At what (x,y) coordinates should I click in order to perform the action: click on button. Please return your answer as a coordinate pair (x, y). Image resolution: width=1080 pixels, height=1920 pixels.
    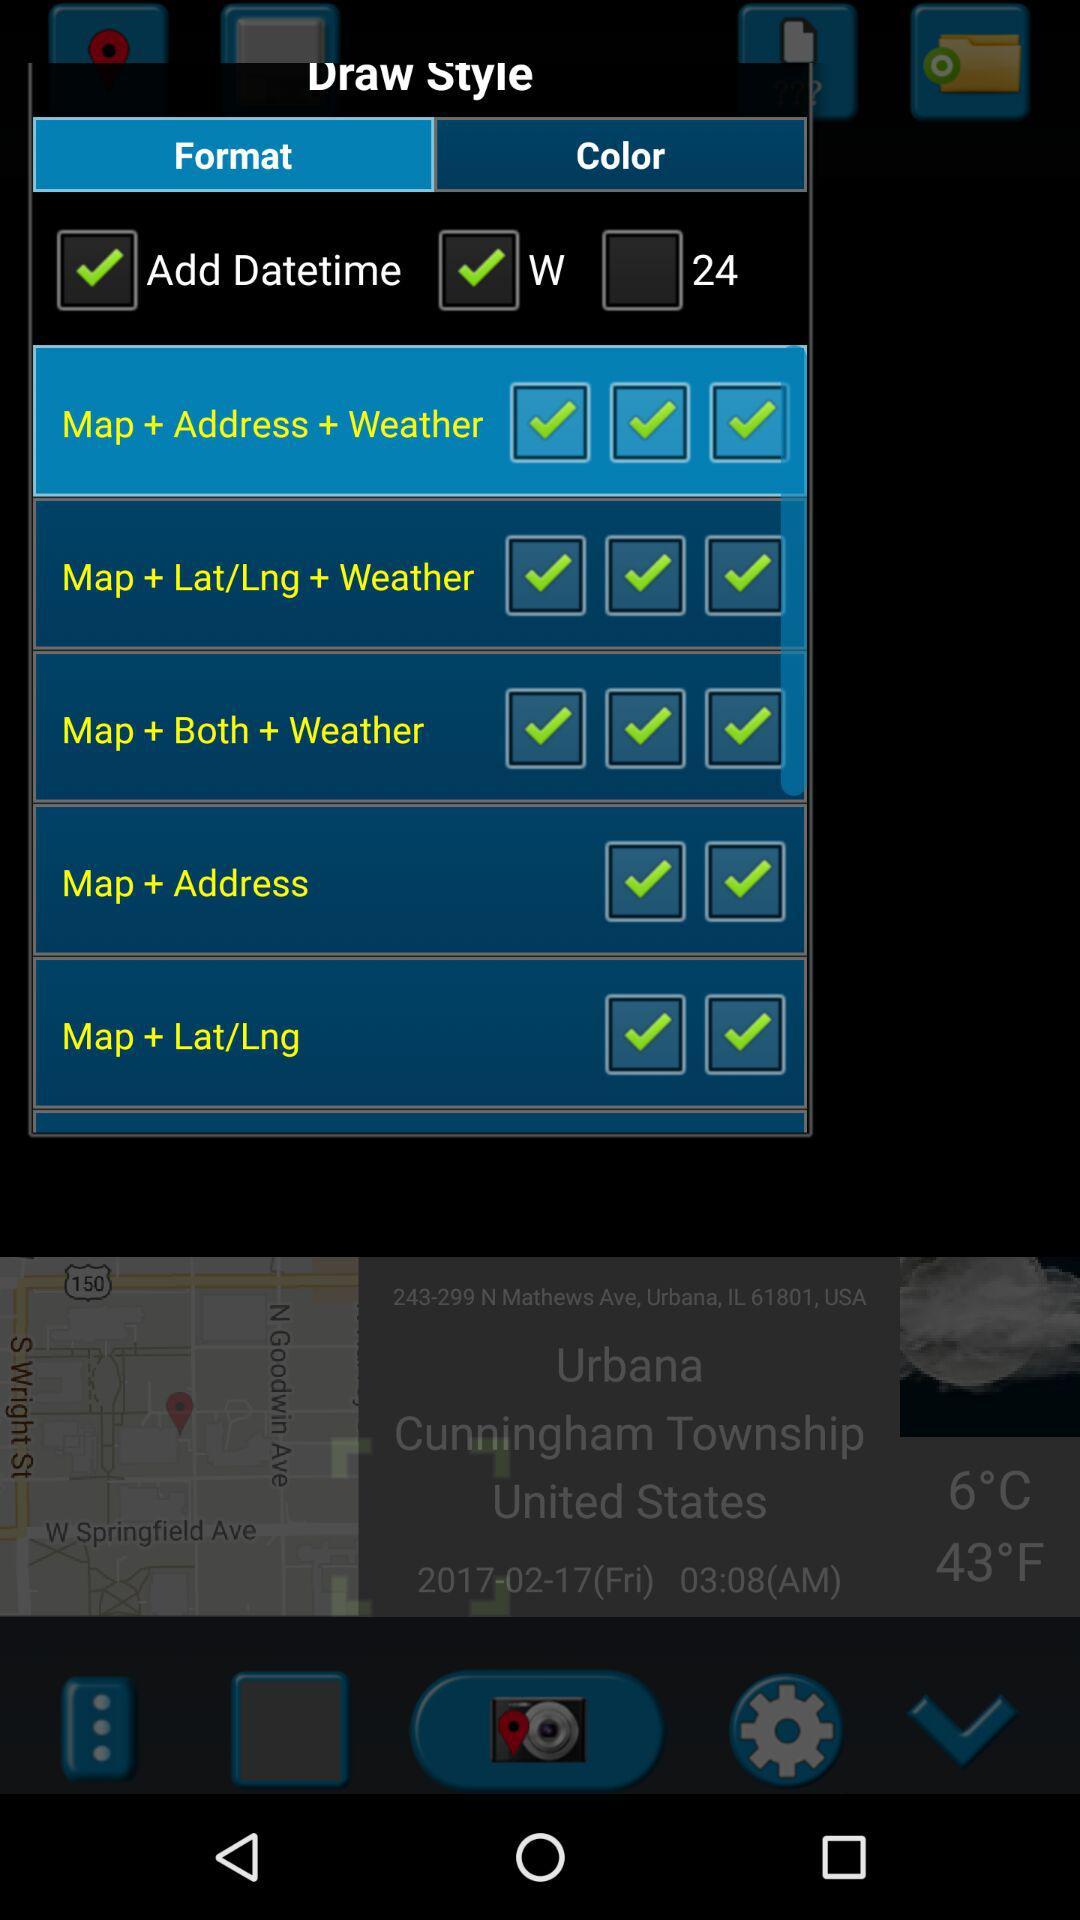
    Looking at the image, I should click on (644, 572).